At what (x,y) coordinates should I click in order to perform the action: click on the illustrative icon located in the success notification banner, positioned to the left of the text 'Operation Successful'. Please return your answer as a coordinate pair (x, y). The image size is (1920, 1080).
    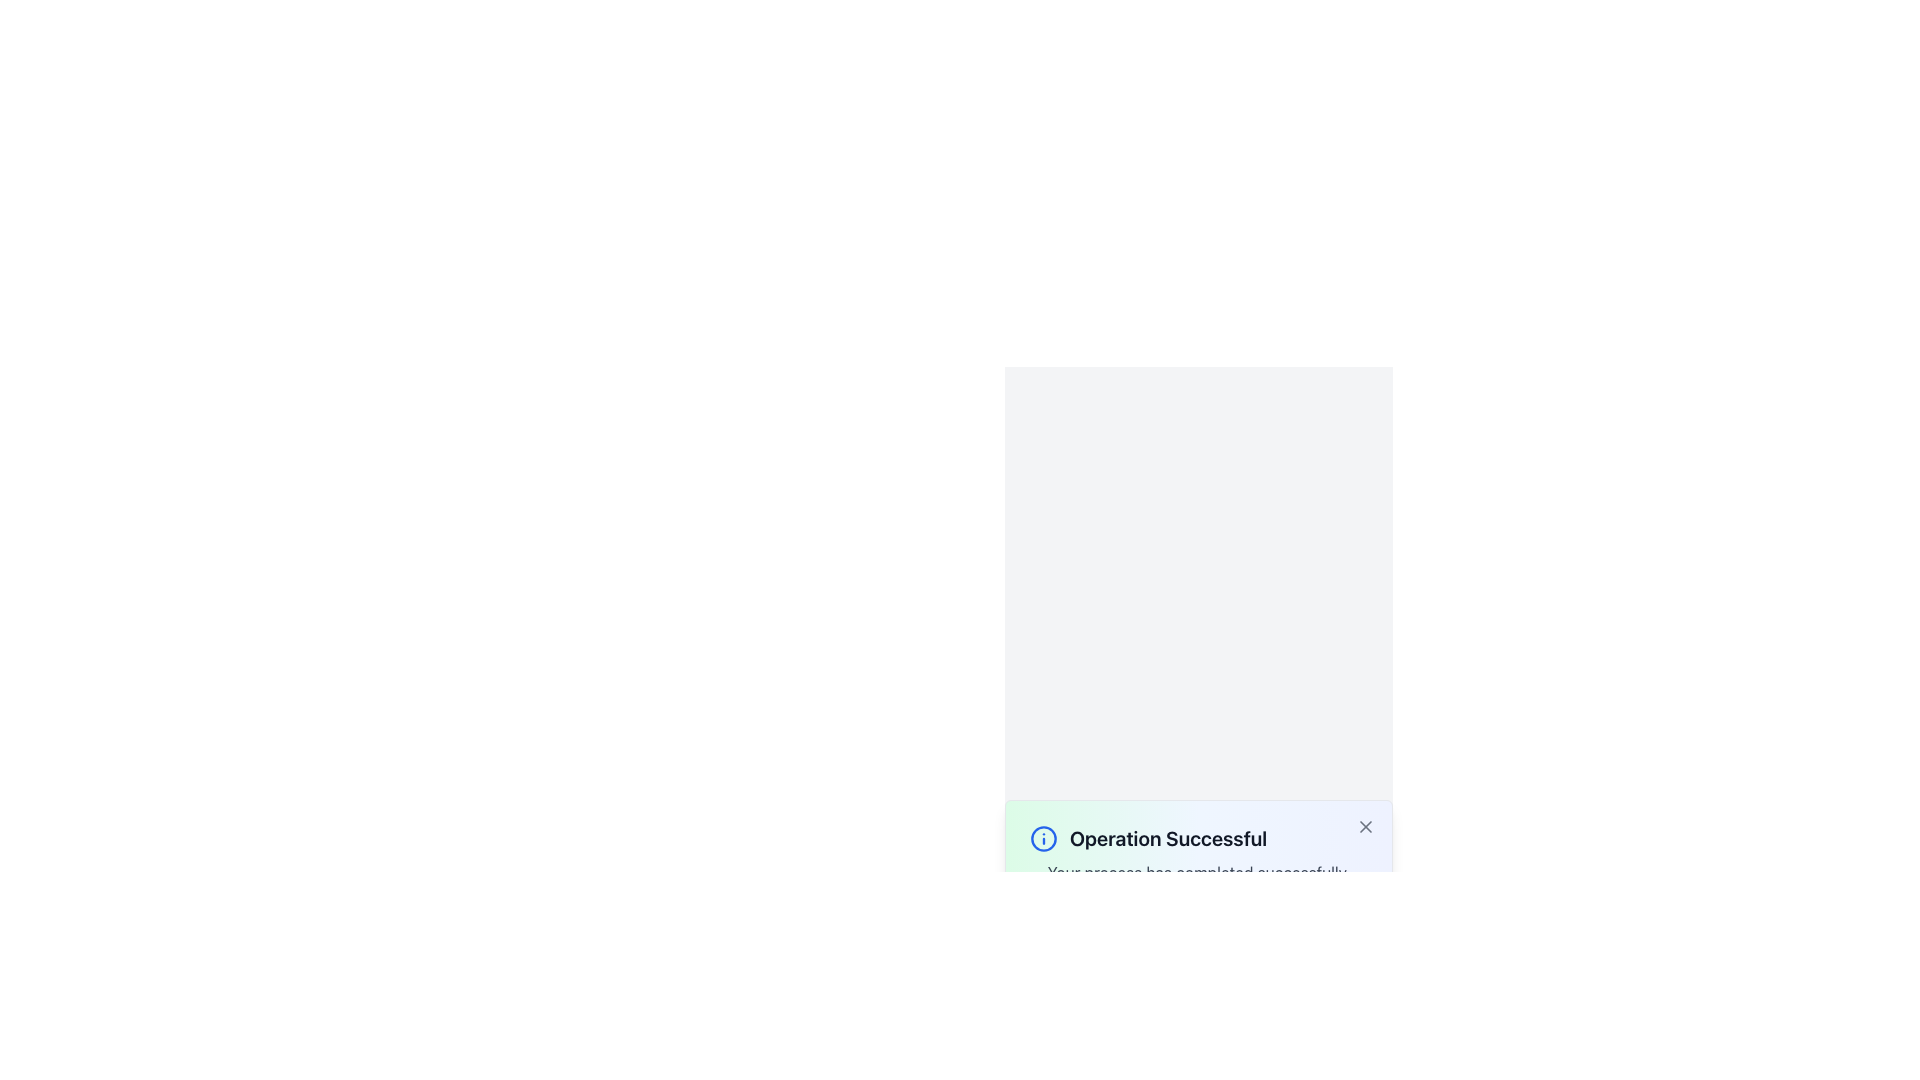
    Looking at the image, I should click on (1042, 839).